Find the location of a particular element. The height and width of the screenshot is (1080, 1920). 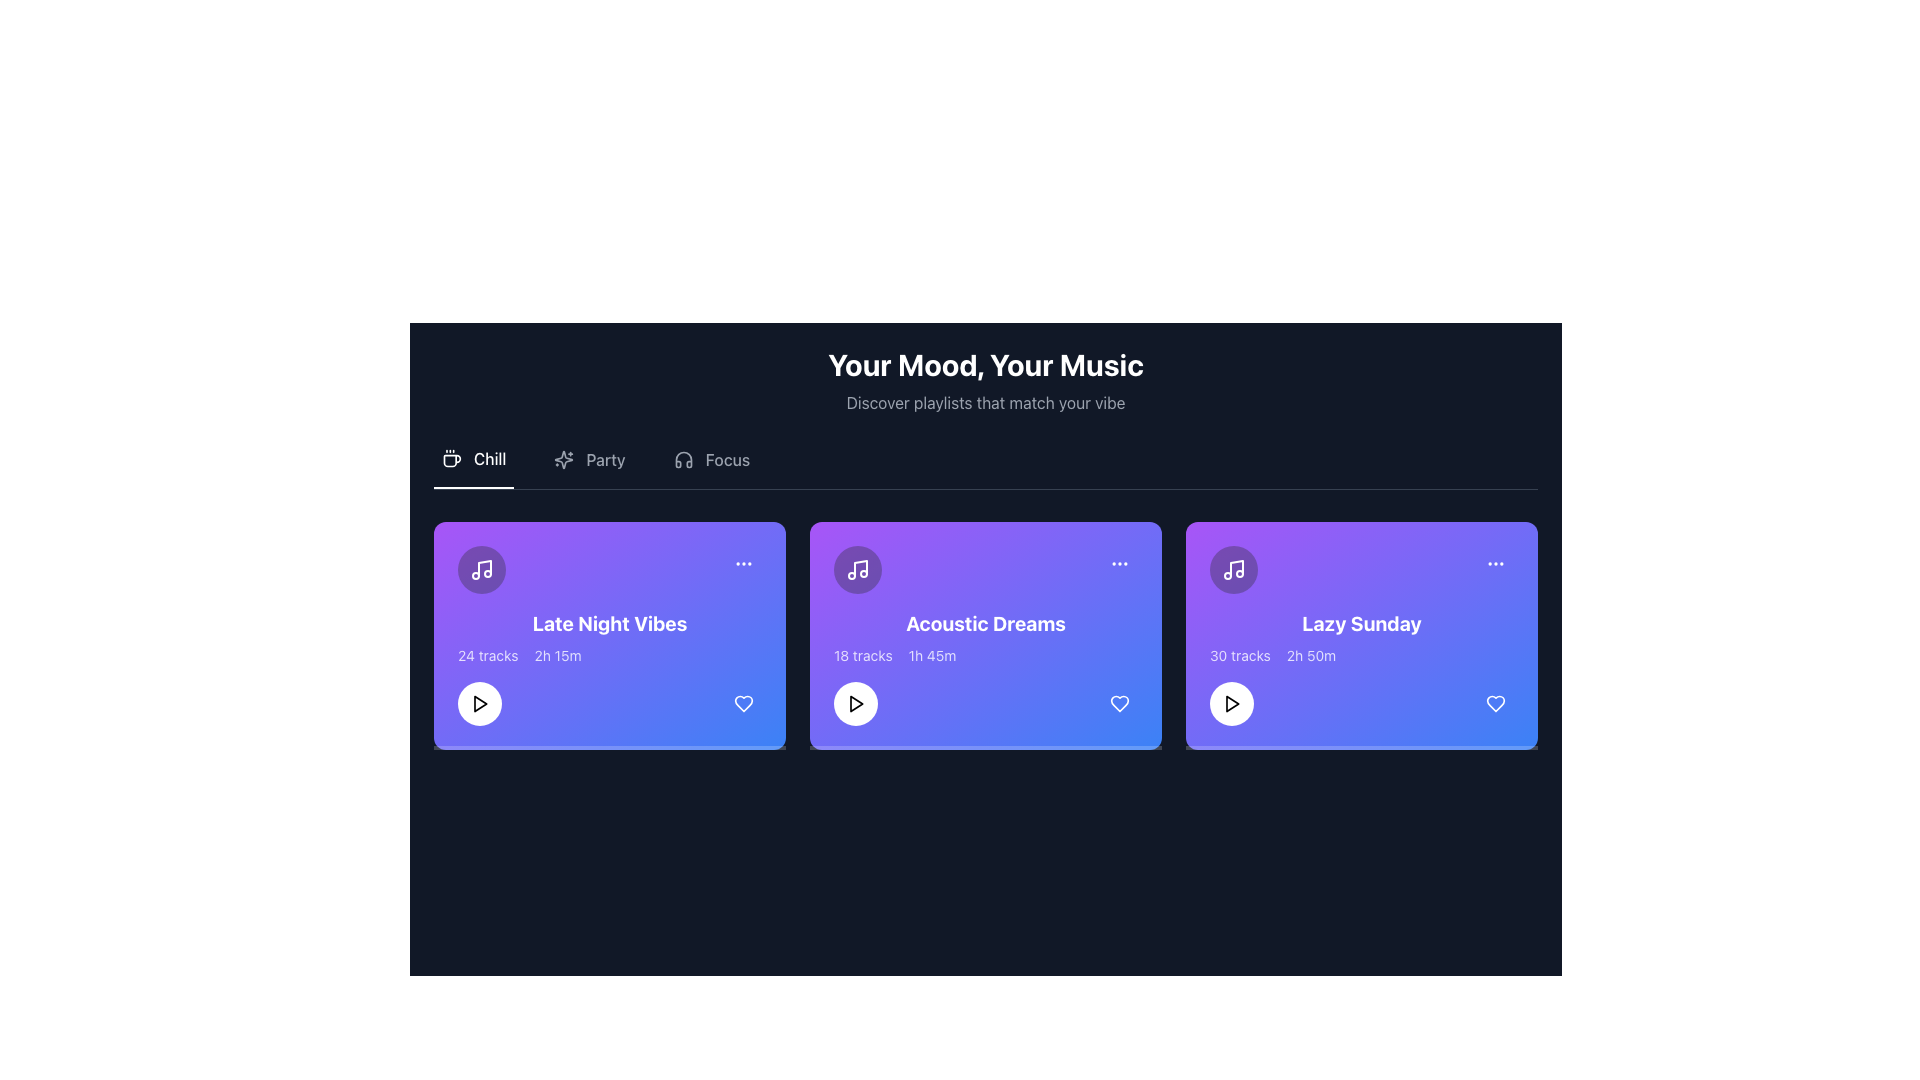

the 'Chill' text label in the horizontal navigation menu is located at coordinates (490, 459).